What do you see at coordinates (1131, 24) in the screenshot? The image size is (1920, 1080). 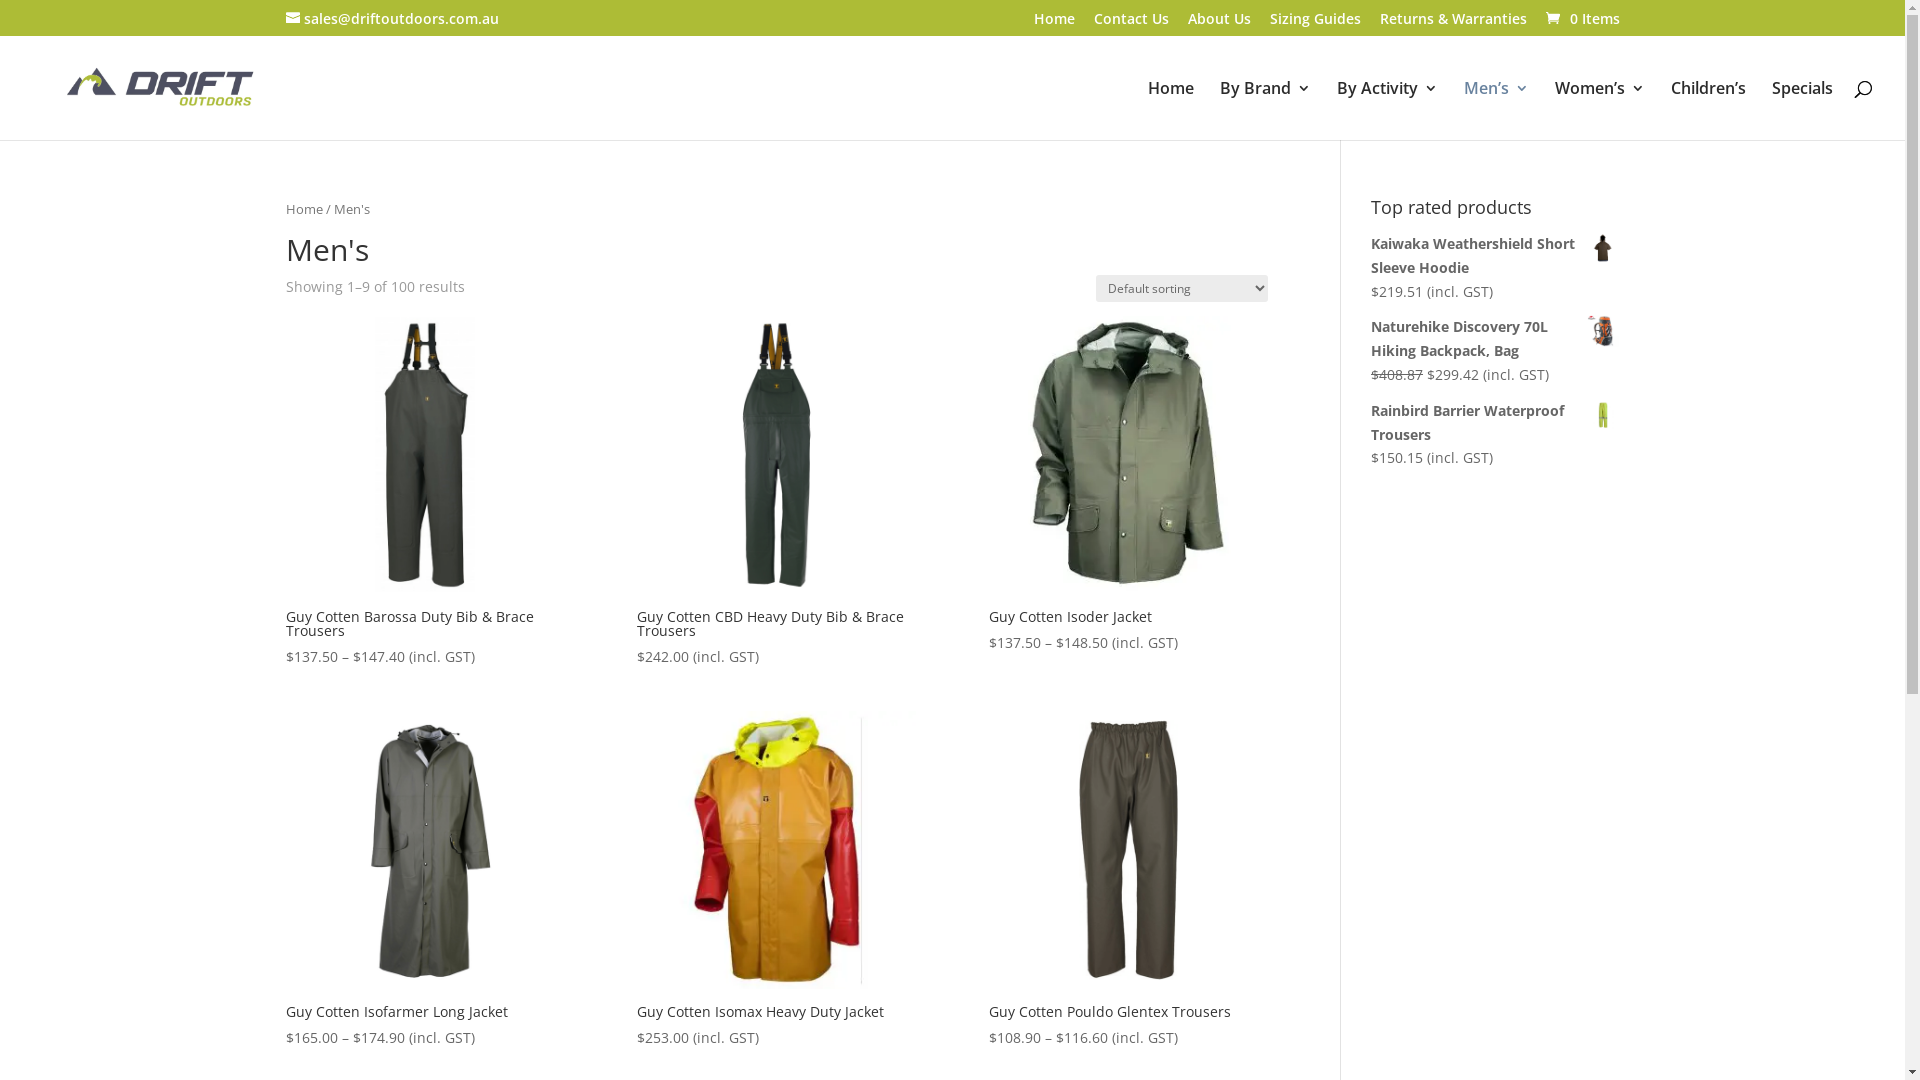 I see `'Contact Us'` at bounding box center [1131, 24].